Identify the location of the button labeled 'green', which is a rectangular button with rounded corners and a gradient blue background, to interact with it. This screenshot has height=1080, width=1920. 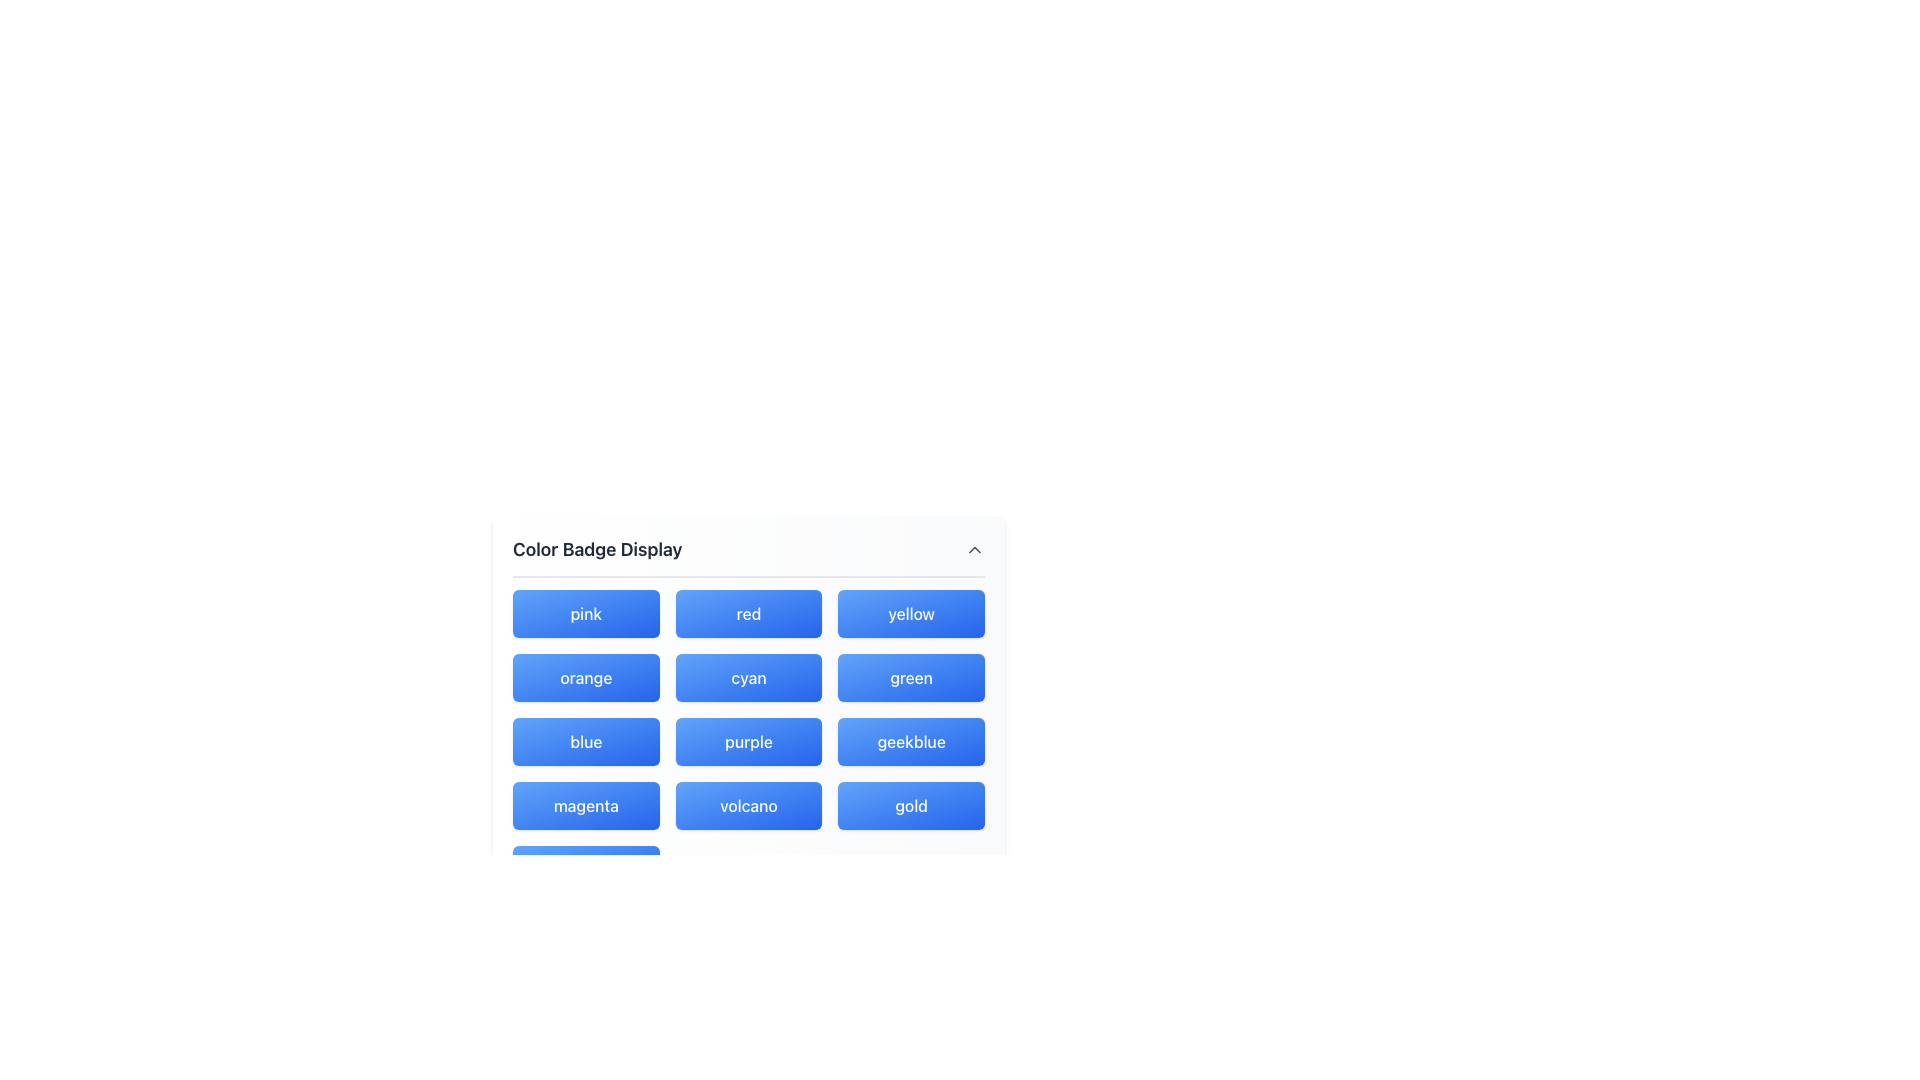
(910, 677).